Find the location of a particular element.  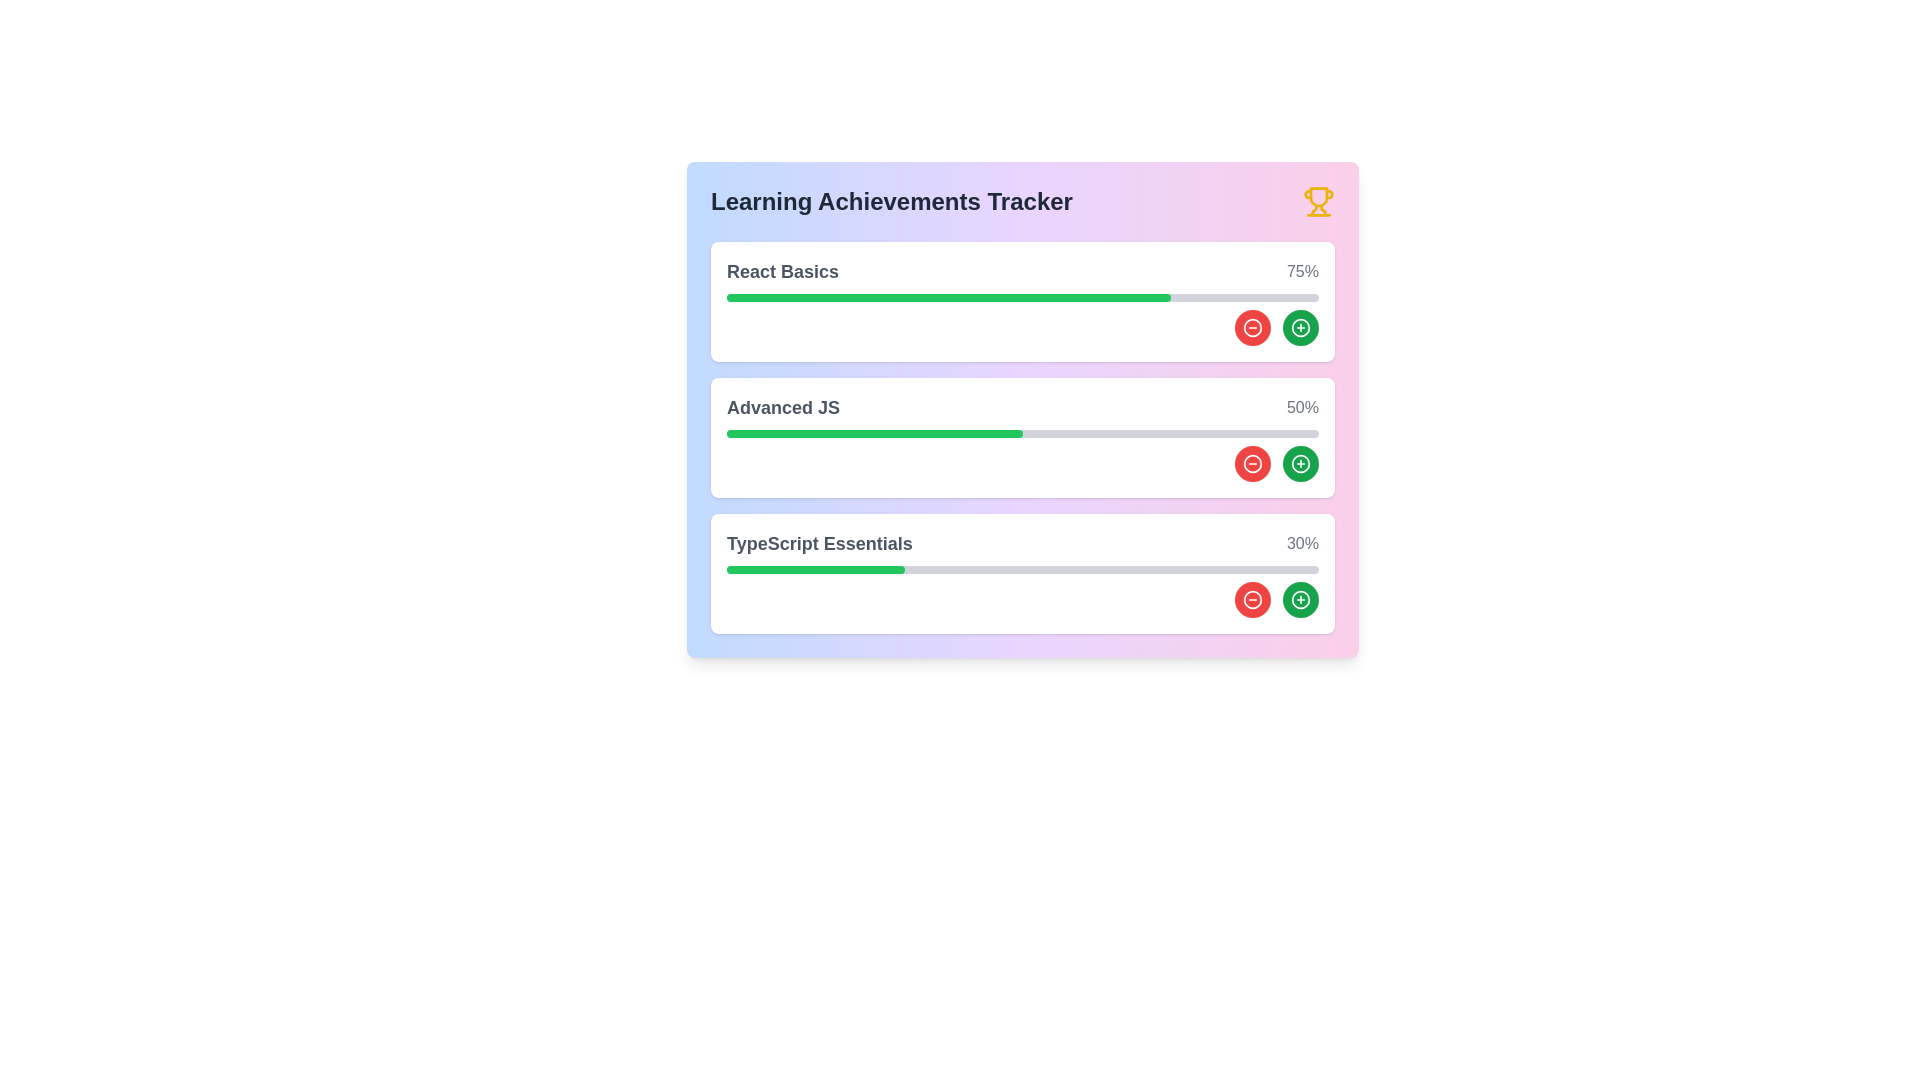

the text label displaying the completion percentage for the 'Advanced JS' module, which is located in the second row of the list, adjacent to the progress bar is located at coordinates (1302, 407).